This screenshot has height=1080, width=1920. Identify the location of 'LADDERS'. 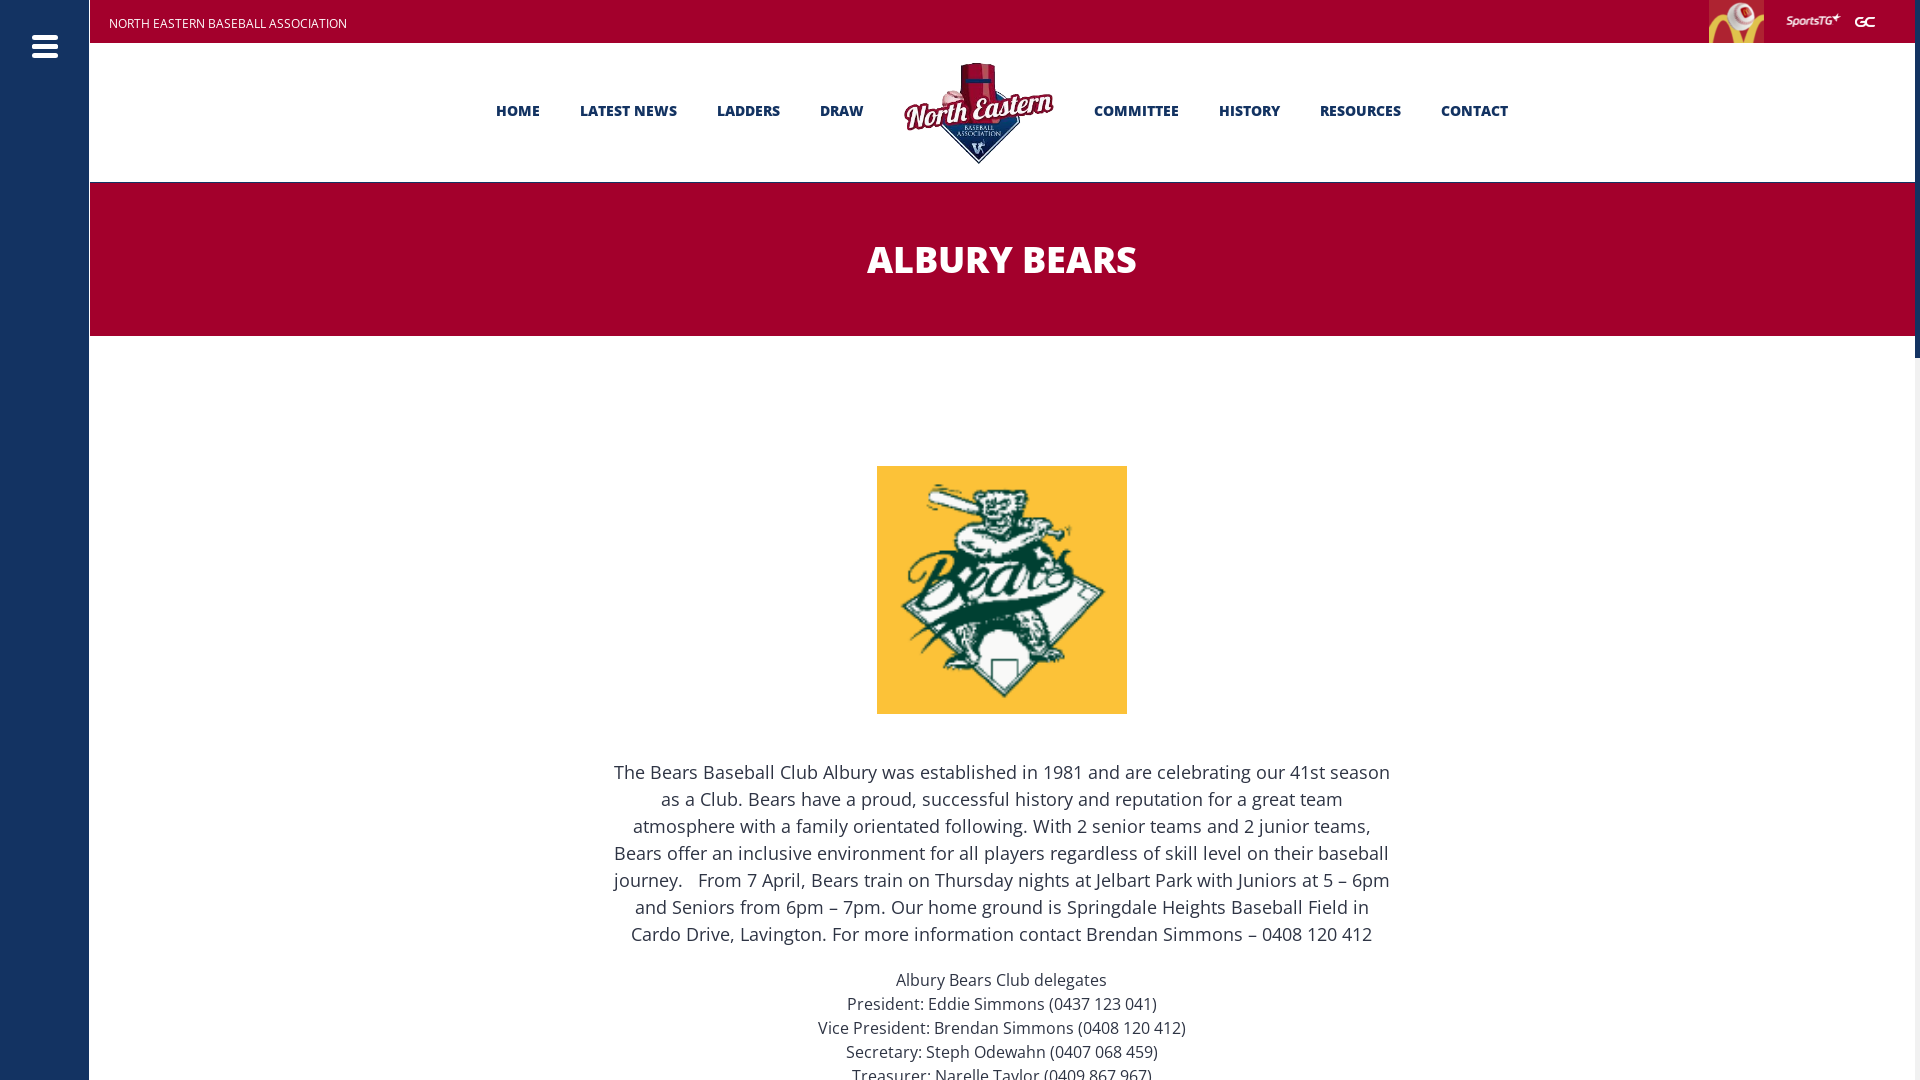
(747, 111).